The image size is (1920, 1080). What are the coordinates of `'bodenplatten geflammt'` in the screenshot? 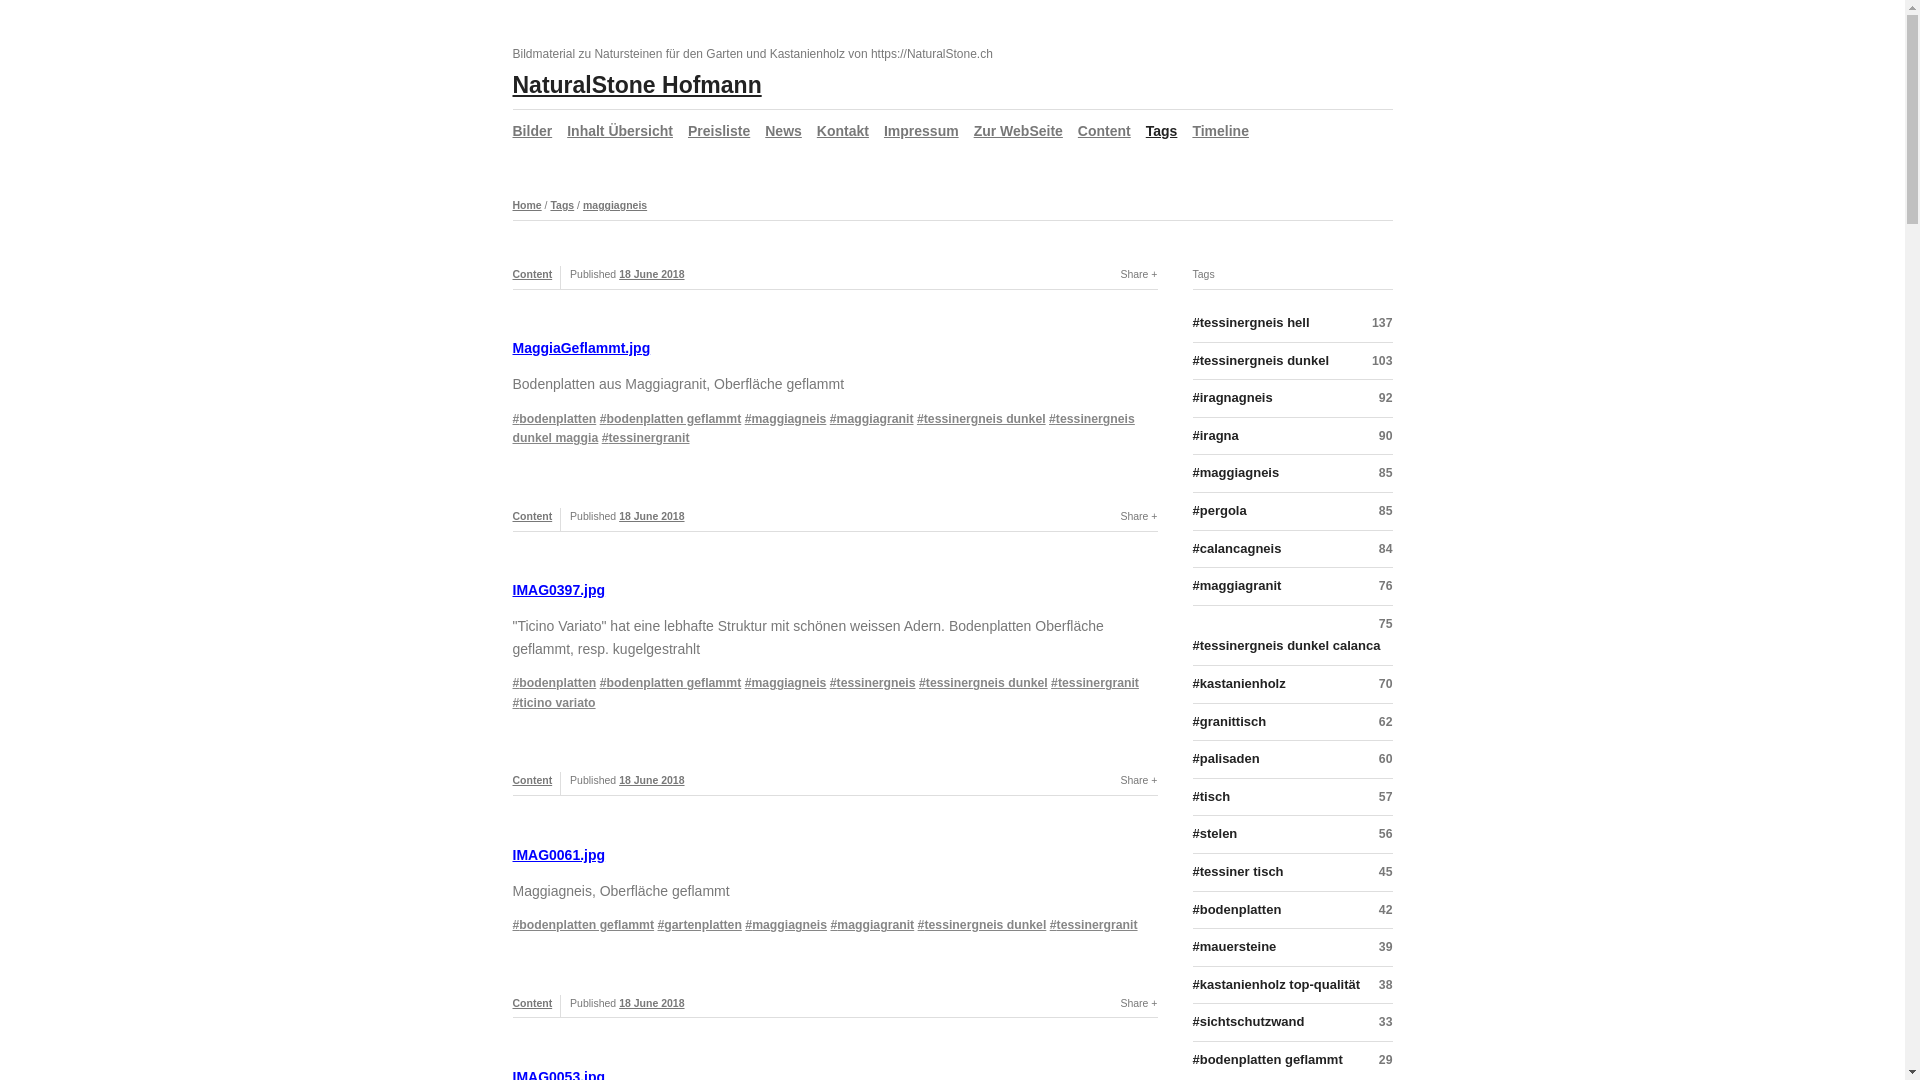 It's located at (671, 418).